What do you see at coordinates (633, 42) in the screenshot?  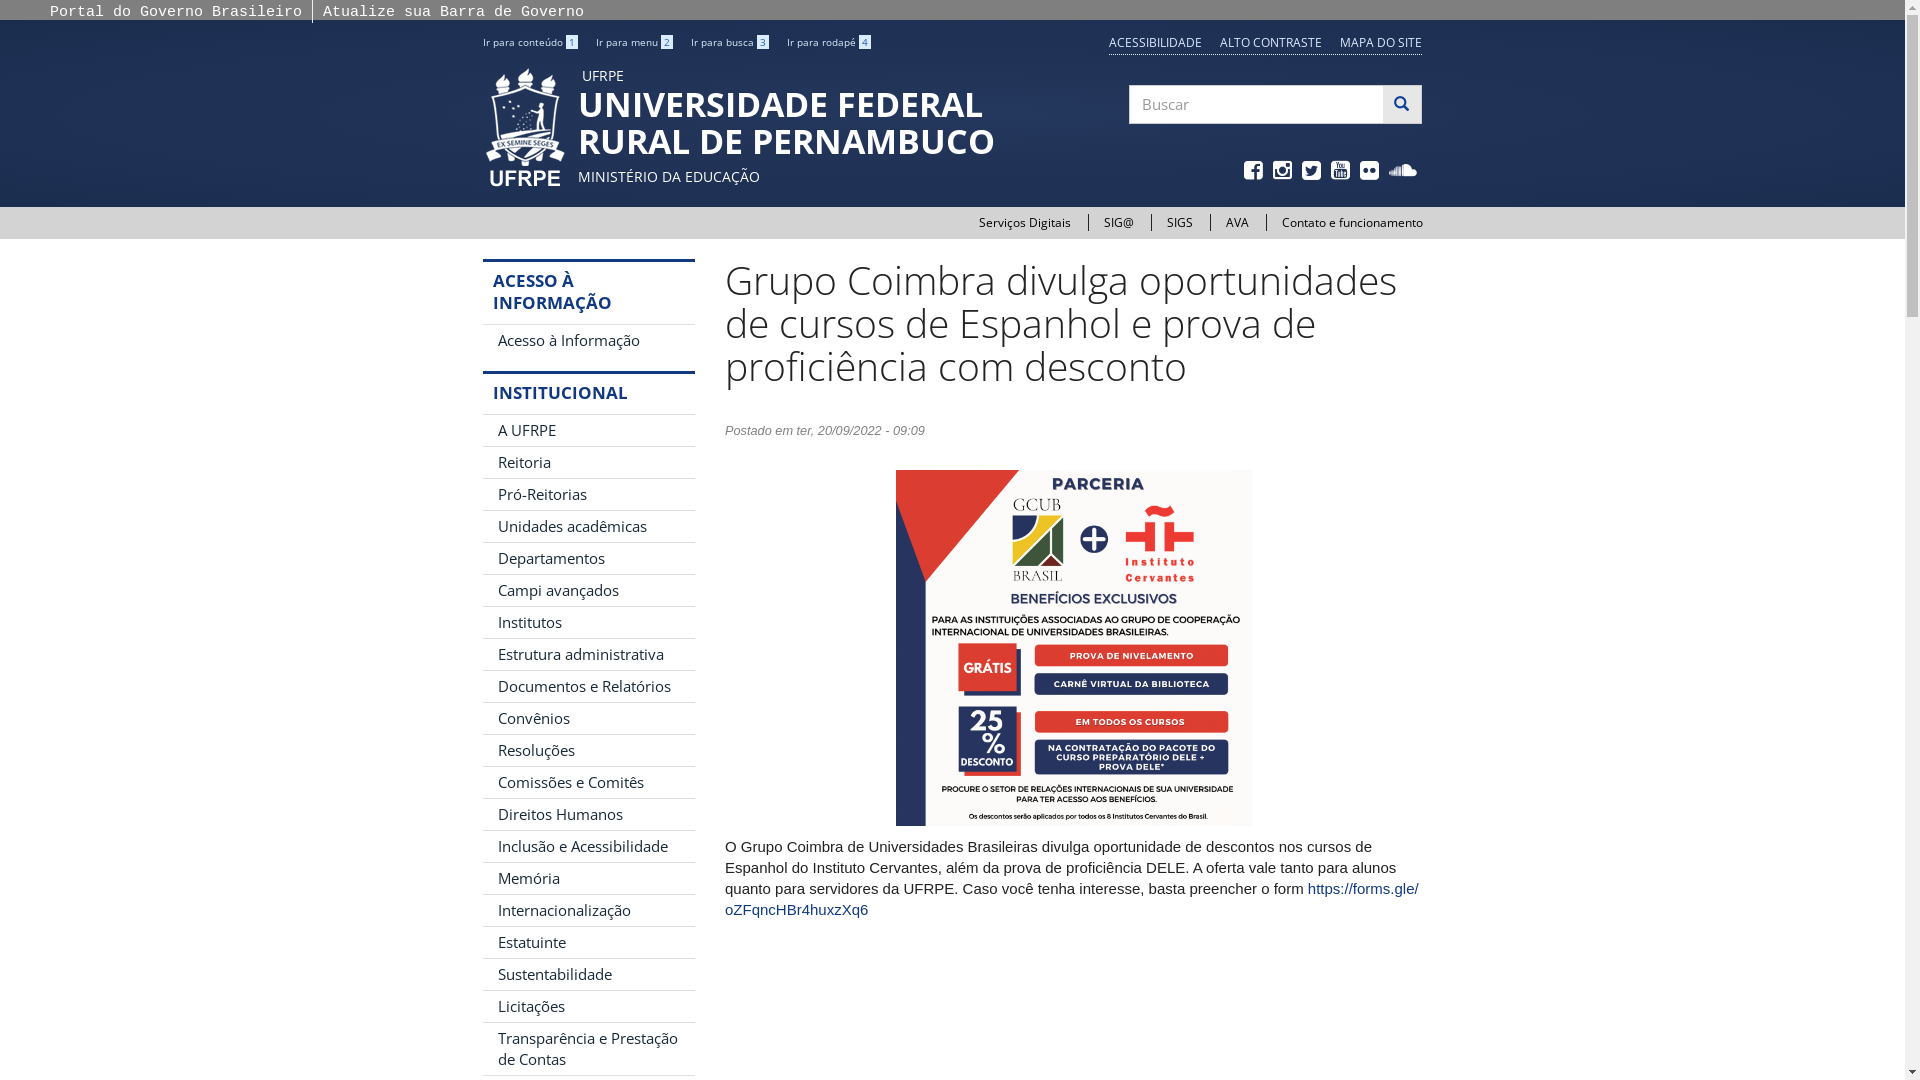 I see `'Ir para menu 2'` at bounding box center [633, 42].